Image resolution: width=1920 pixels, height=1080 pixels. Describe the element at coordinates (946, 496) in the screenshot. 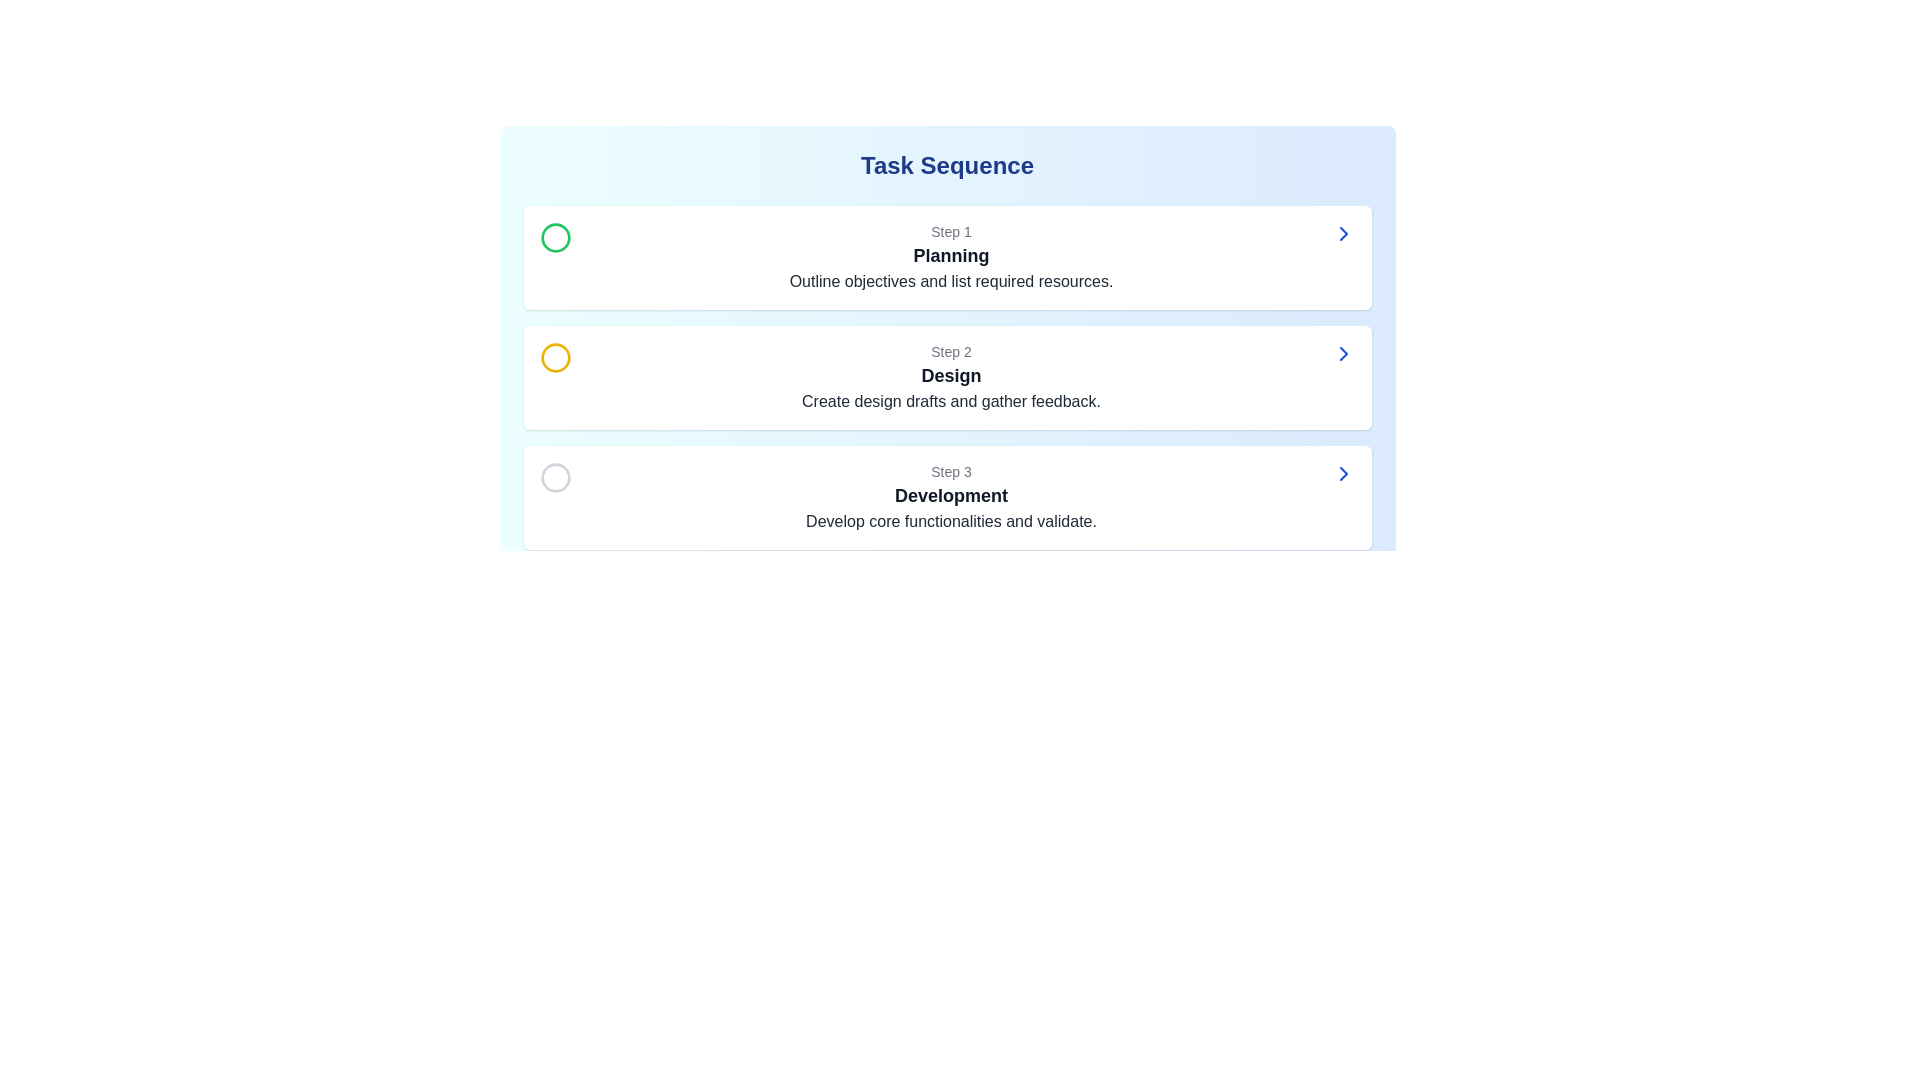

I see `the 'Step 3' card in the task sequence` at that location.